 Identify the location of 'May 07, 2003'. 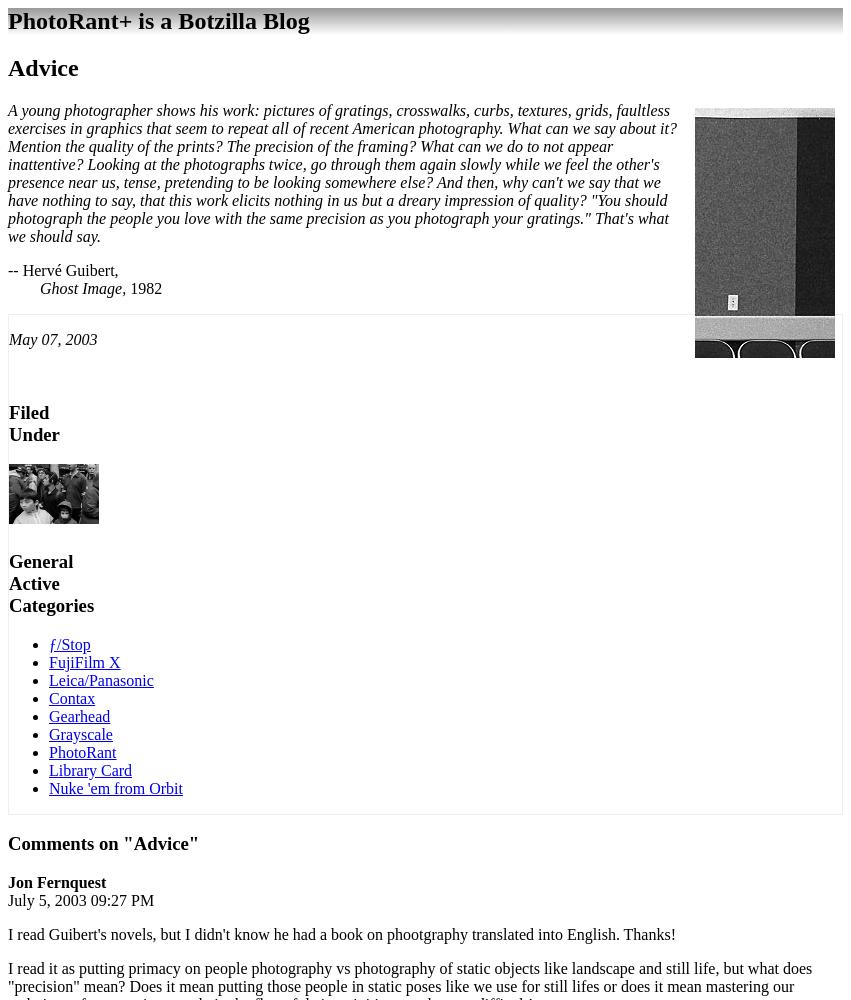
(8, 337).